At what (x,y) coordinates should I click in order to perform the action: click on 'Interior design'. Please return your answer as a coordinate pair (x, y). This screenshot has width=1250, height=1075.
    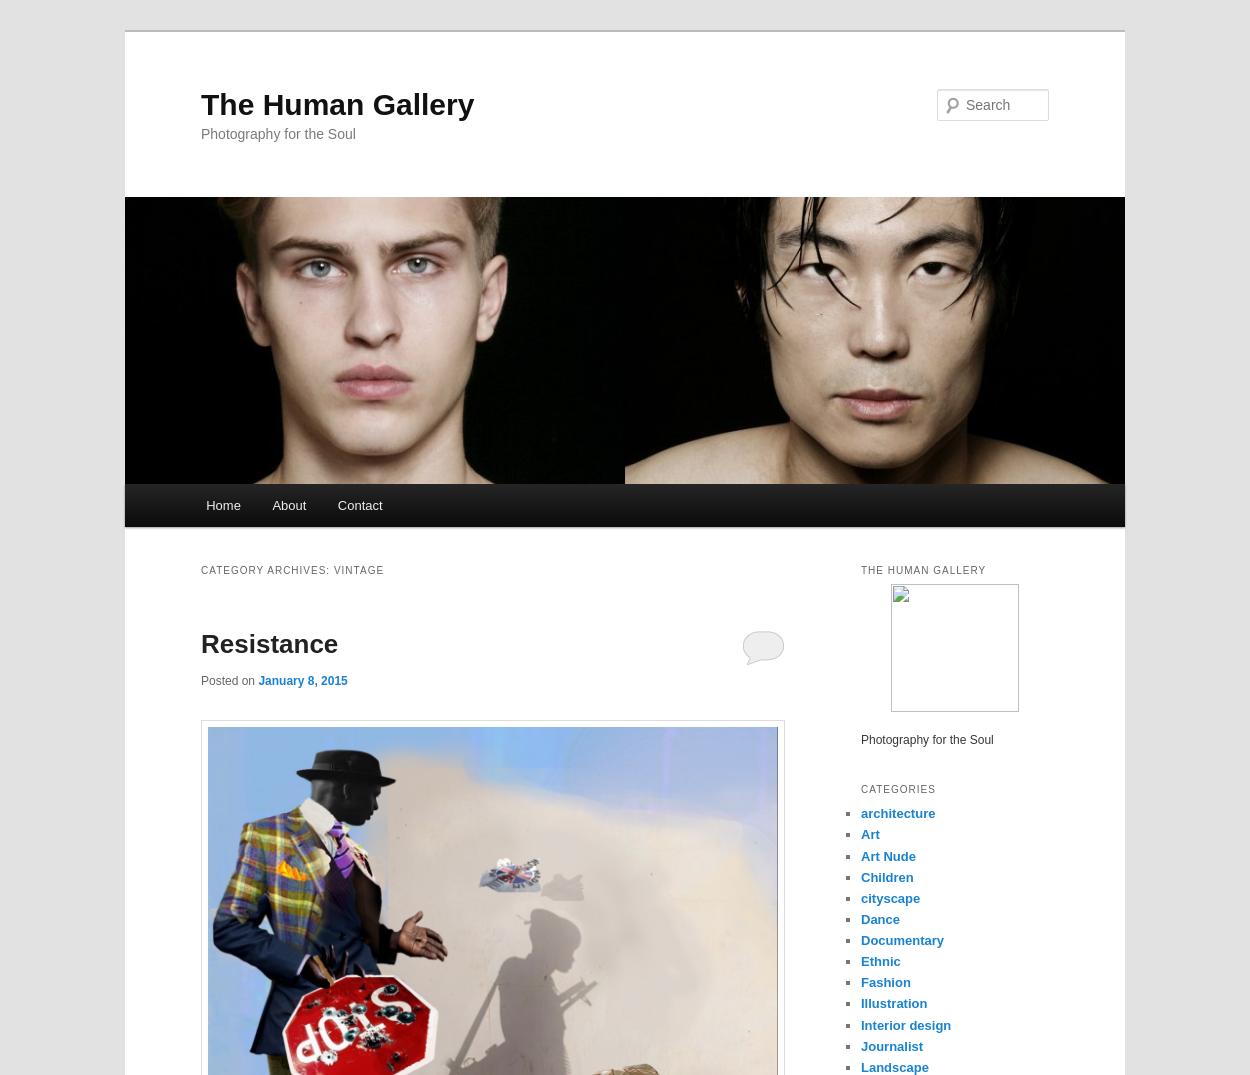
    Looking at the image, I should click on (906, 1023).